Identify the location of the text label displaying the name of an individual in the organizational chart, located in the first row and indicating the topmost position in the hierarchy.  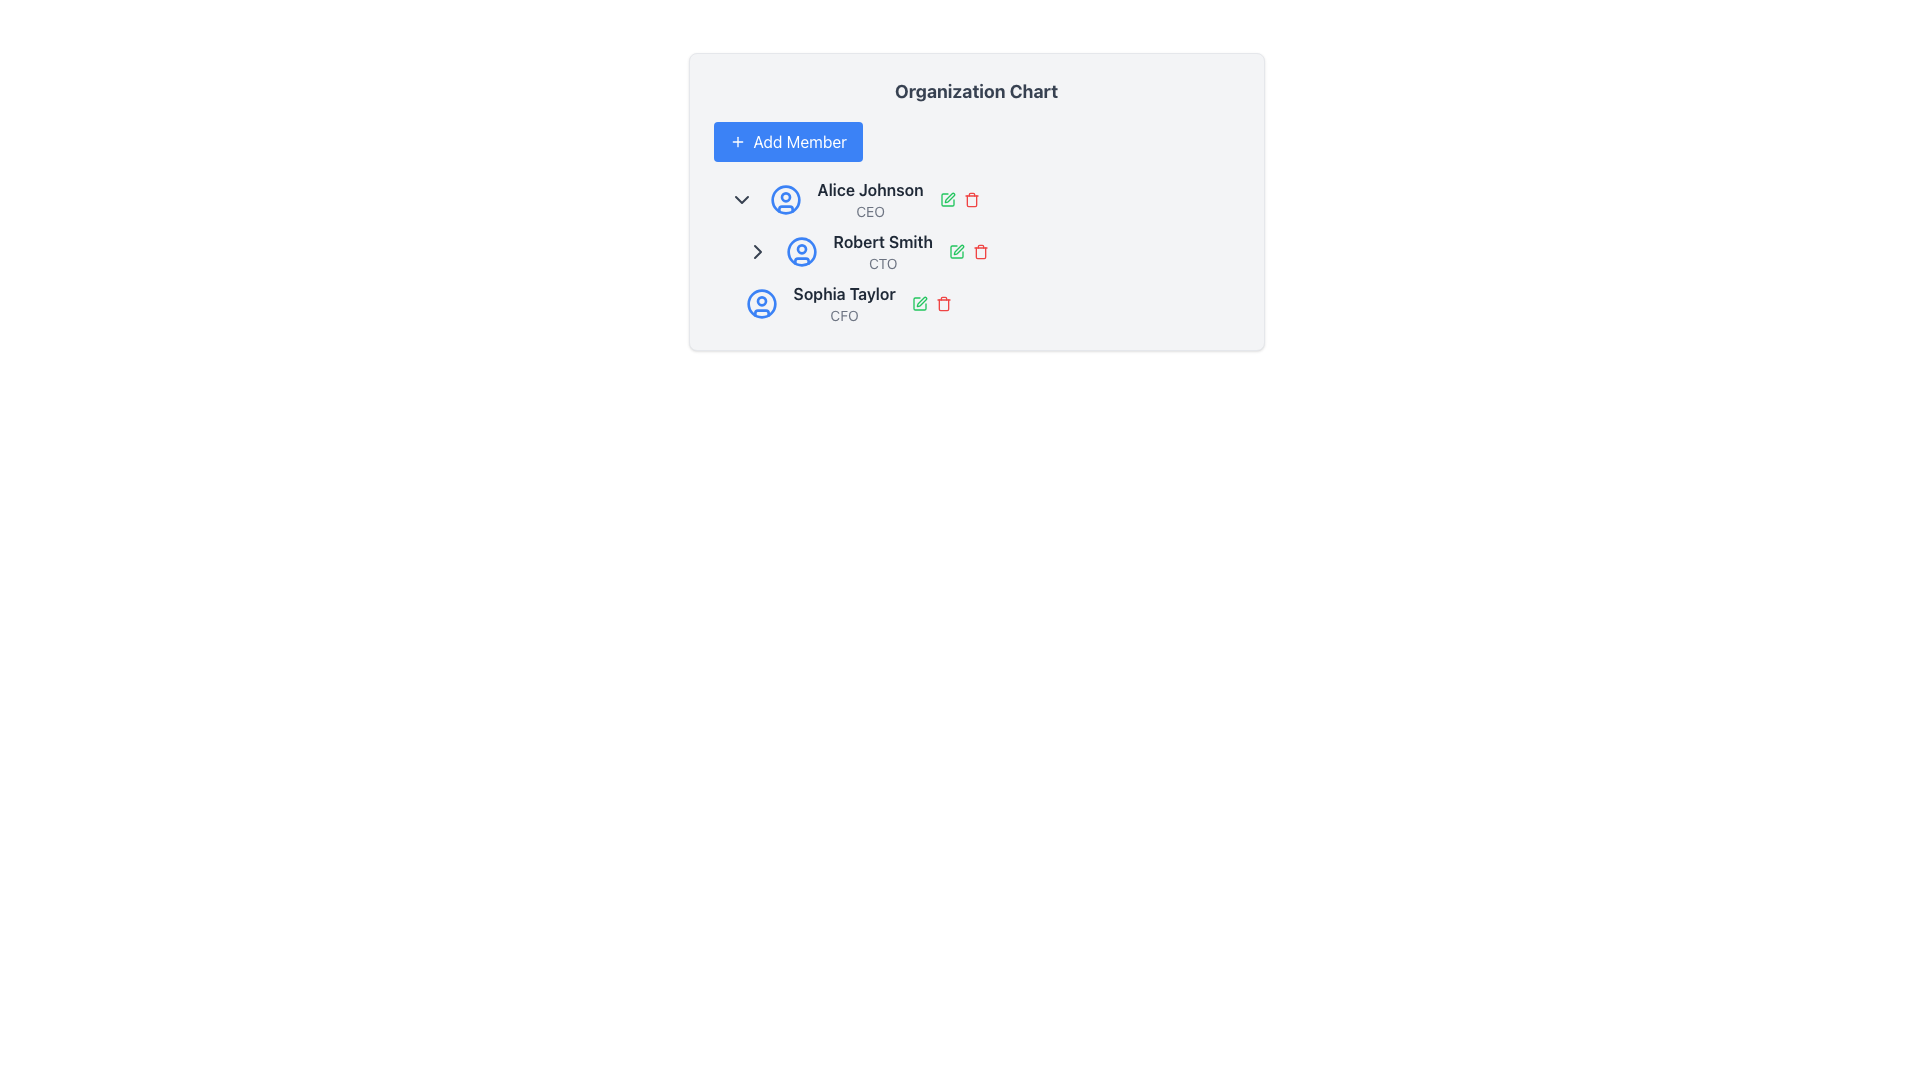
(870, 189).